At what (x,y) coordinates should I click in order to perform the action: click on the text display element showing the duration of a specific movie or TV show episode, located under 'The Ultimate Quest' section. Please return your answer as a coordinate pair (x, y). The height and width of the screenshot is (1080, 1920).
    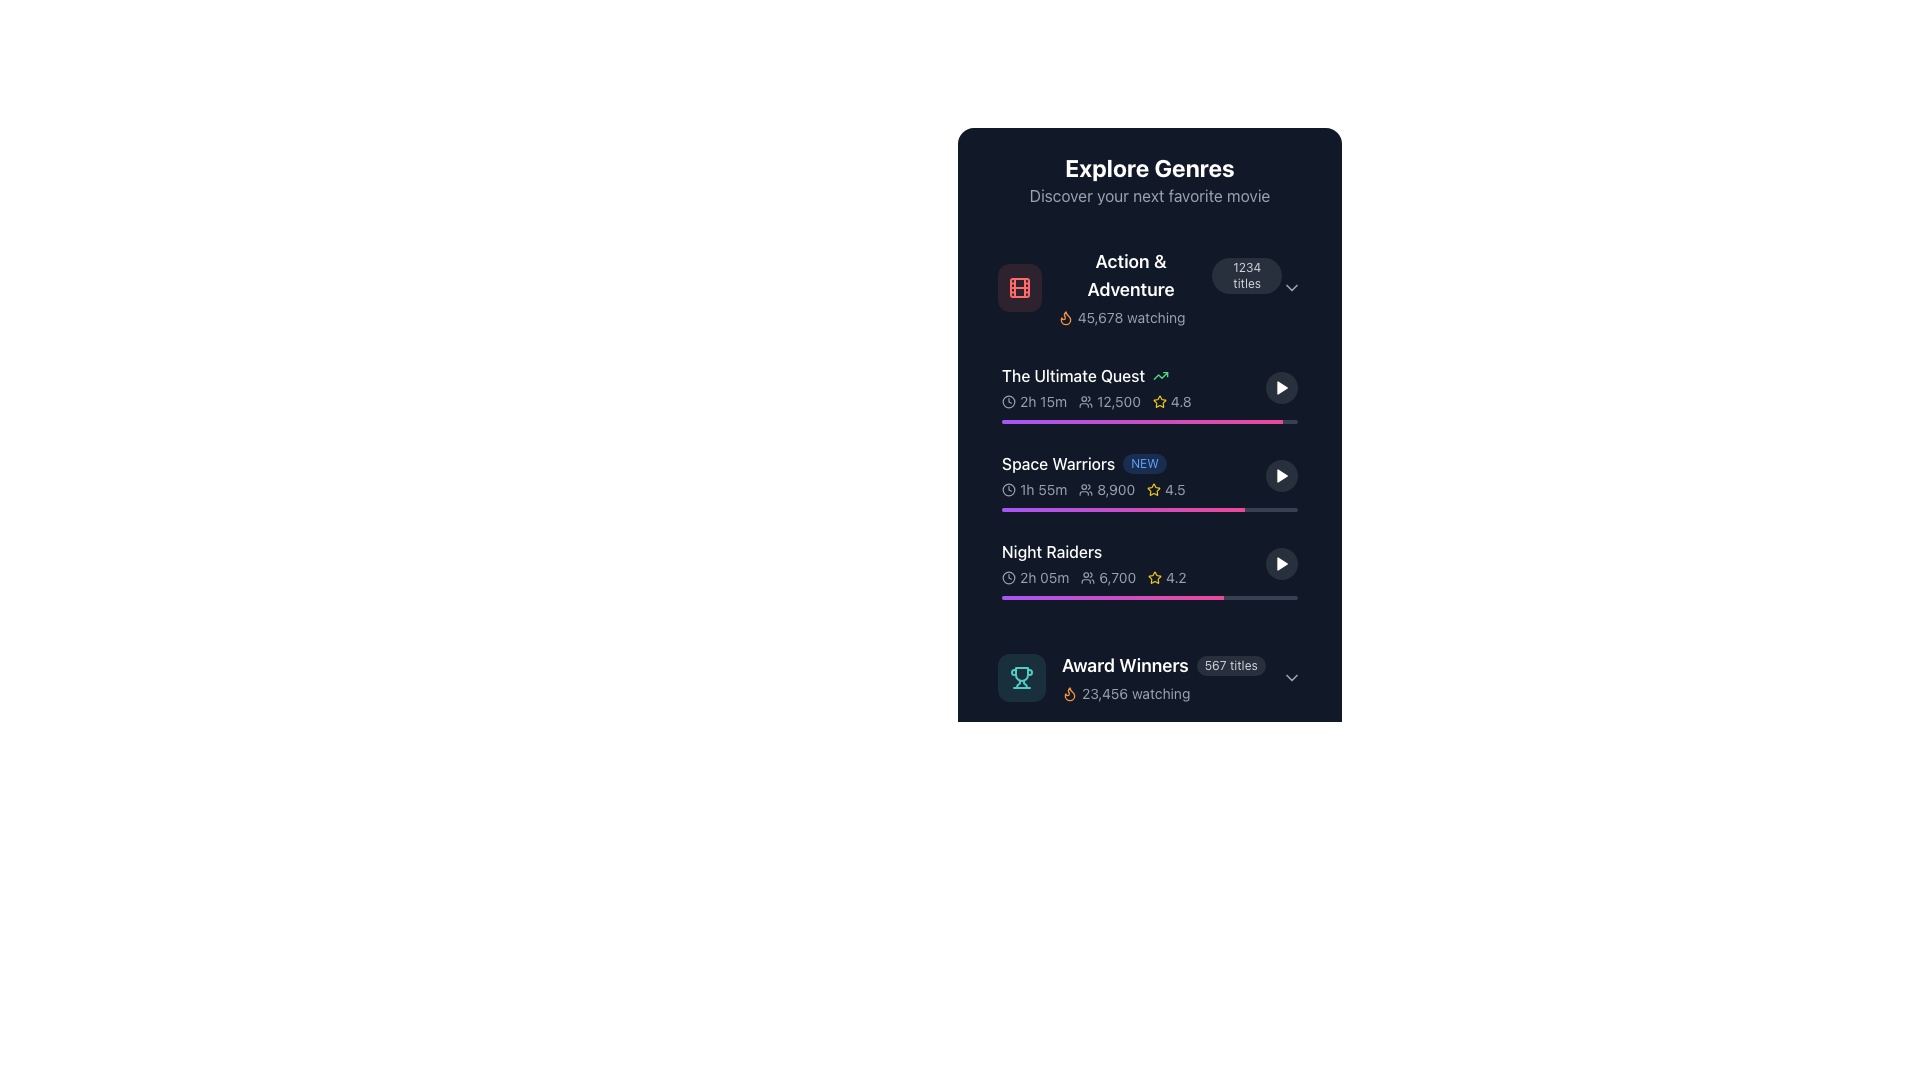
    Looking at the image, I should click on (1034, 401).